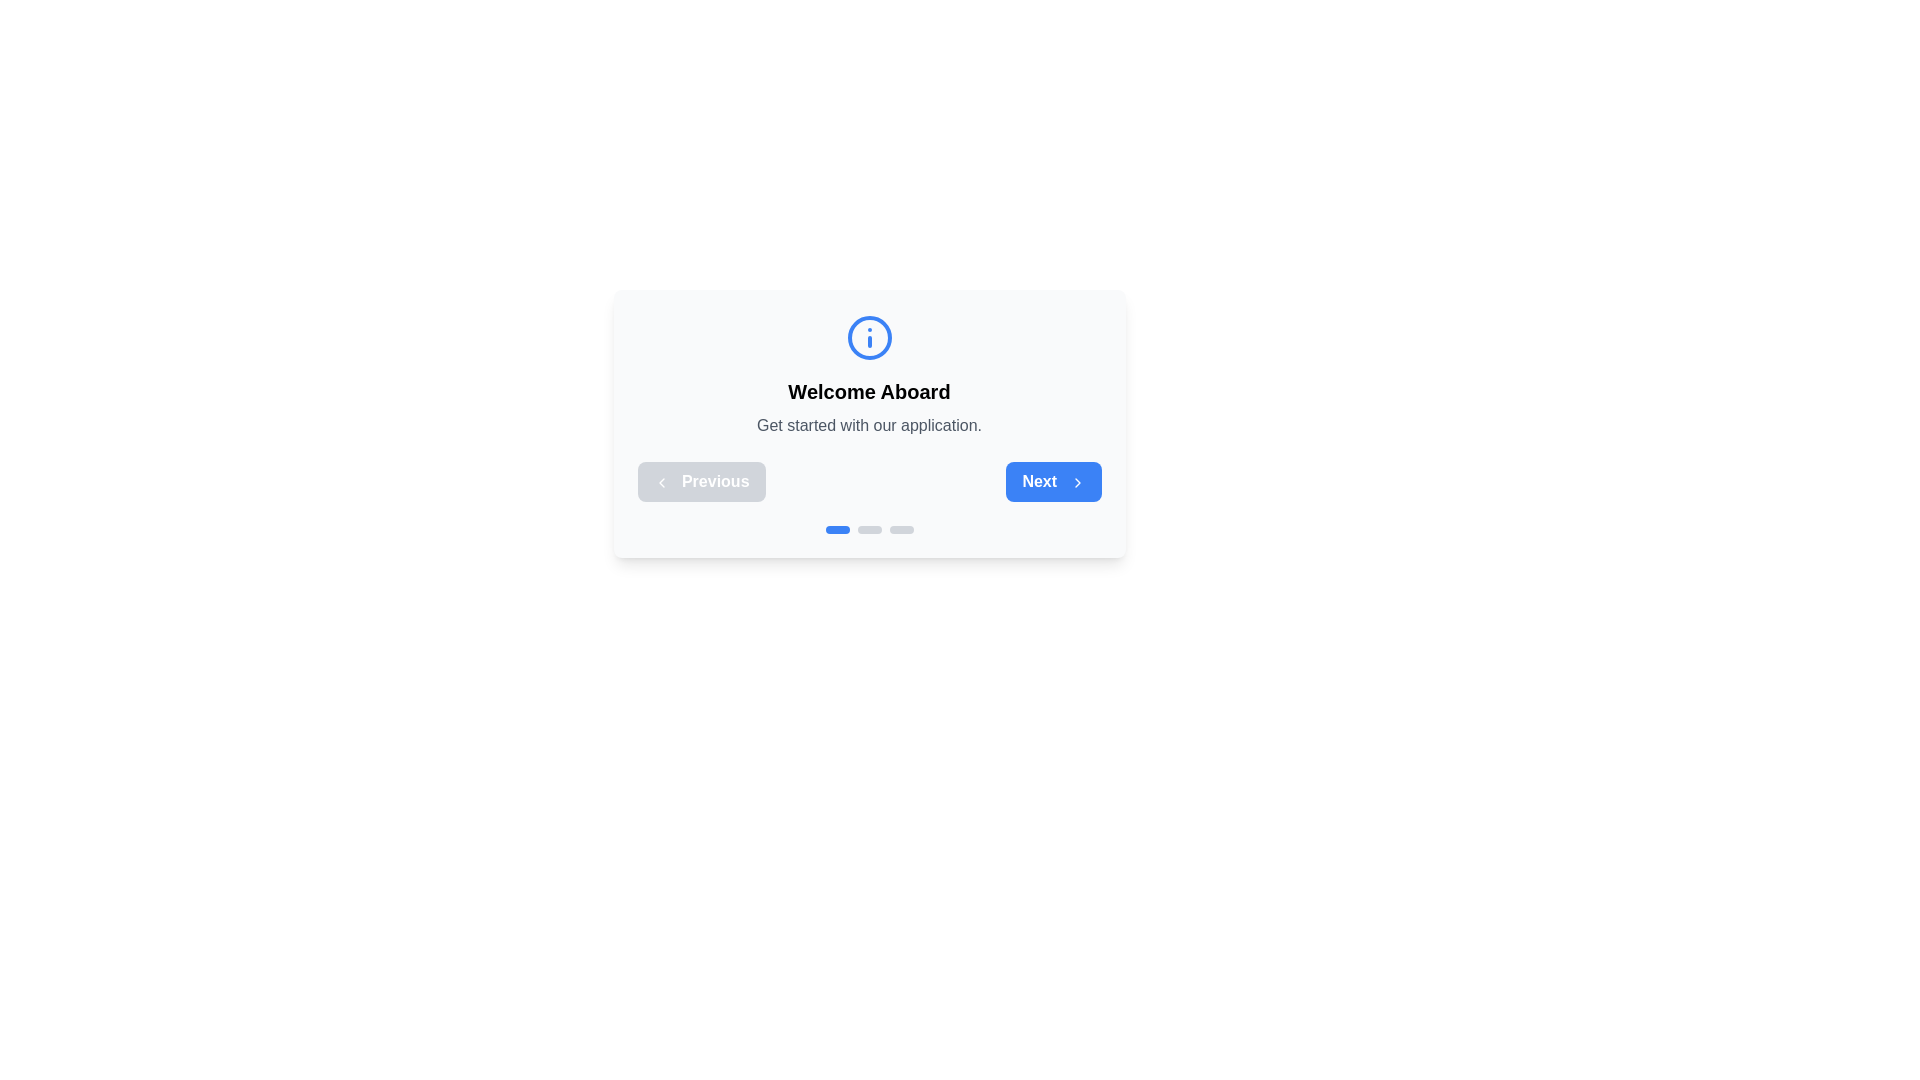 This screenshot has width=1920, height=1080. Describe the element at coordinates (837, 528) in the screenshot. I see `the first blue rectangular indicator with rounded edges located below the text 'Get started with our application.'` at that location.